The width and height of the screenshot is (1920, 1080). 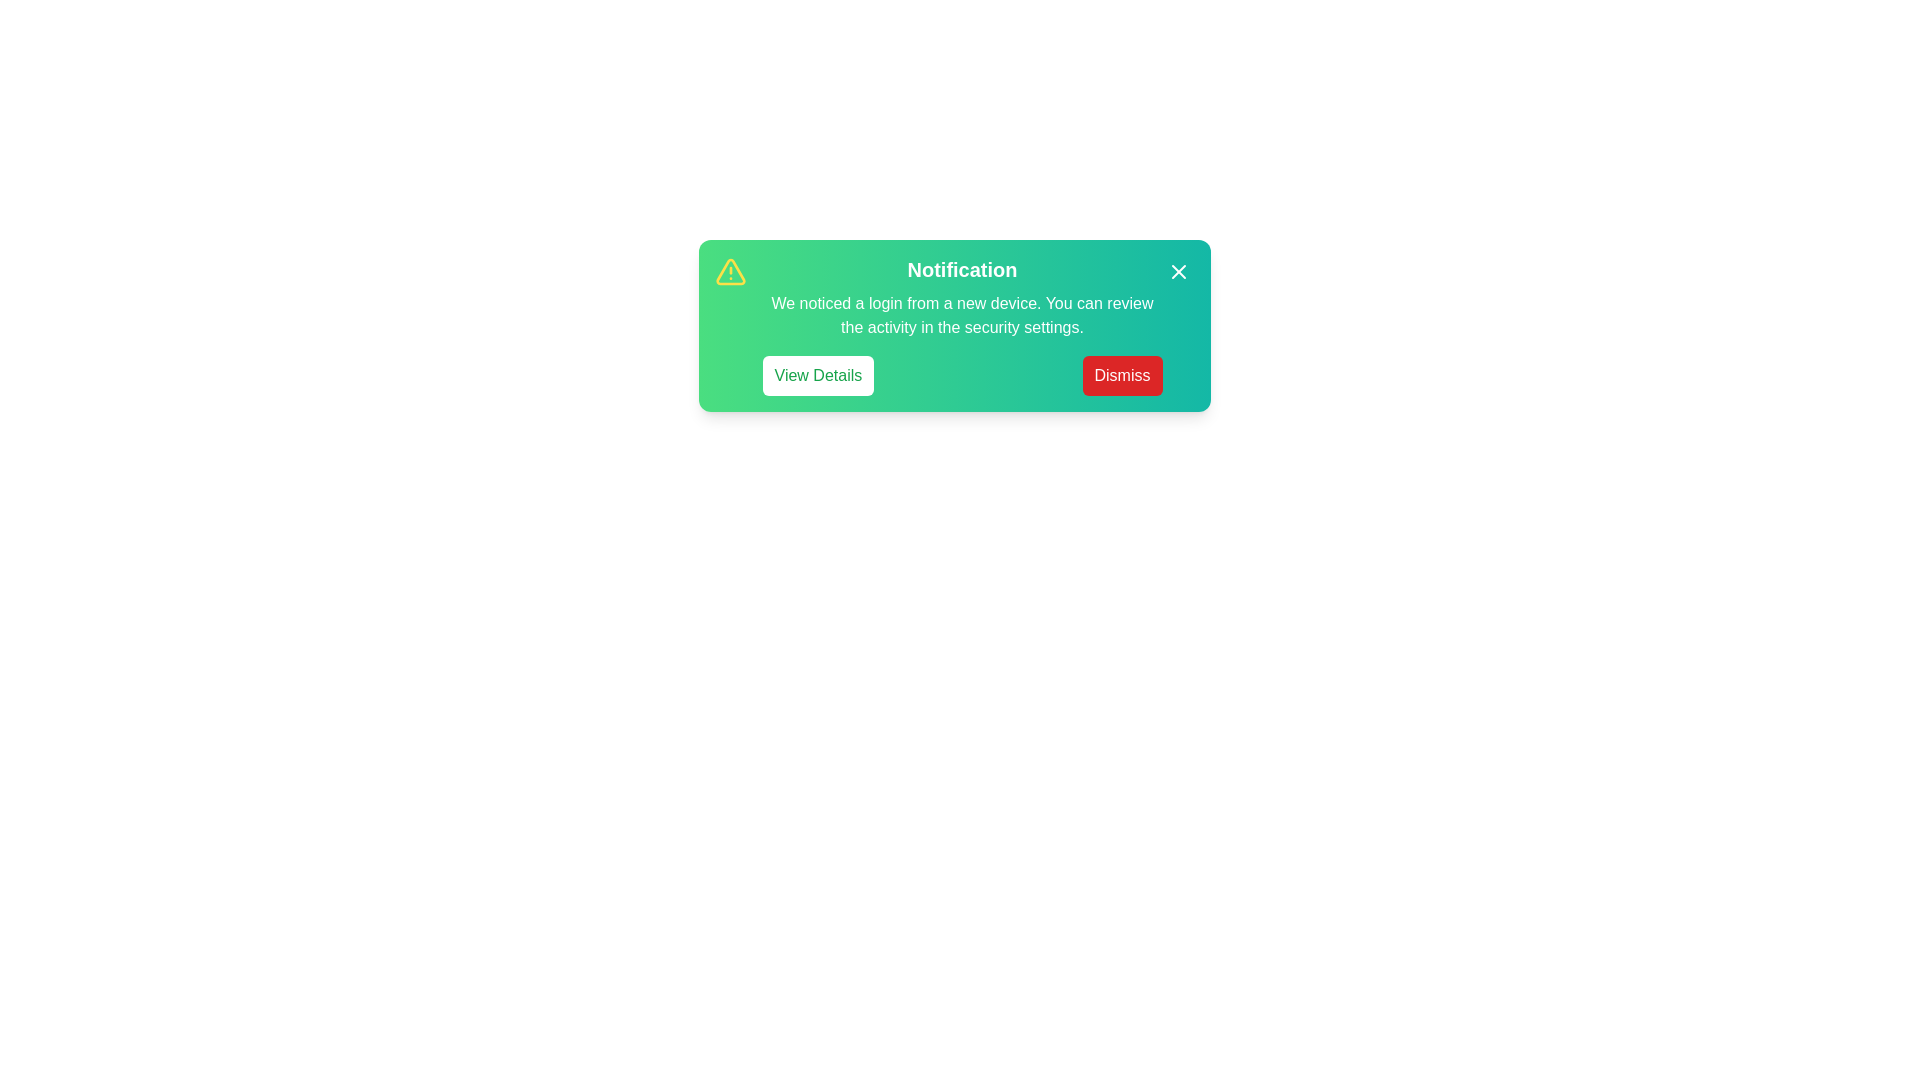 I want to click on the 'View Details' button to navigate to the details page, so click(x=818, y=375).